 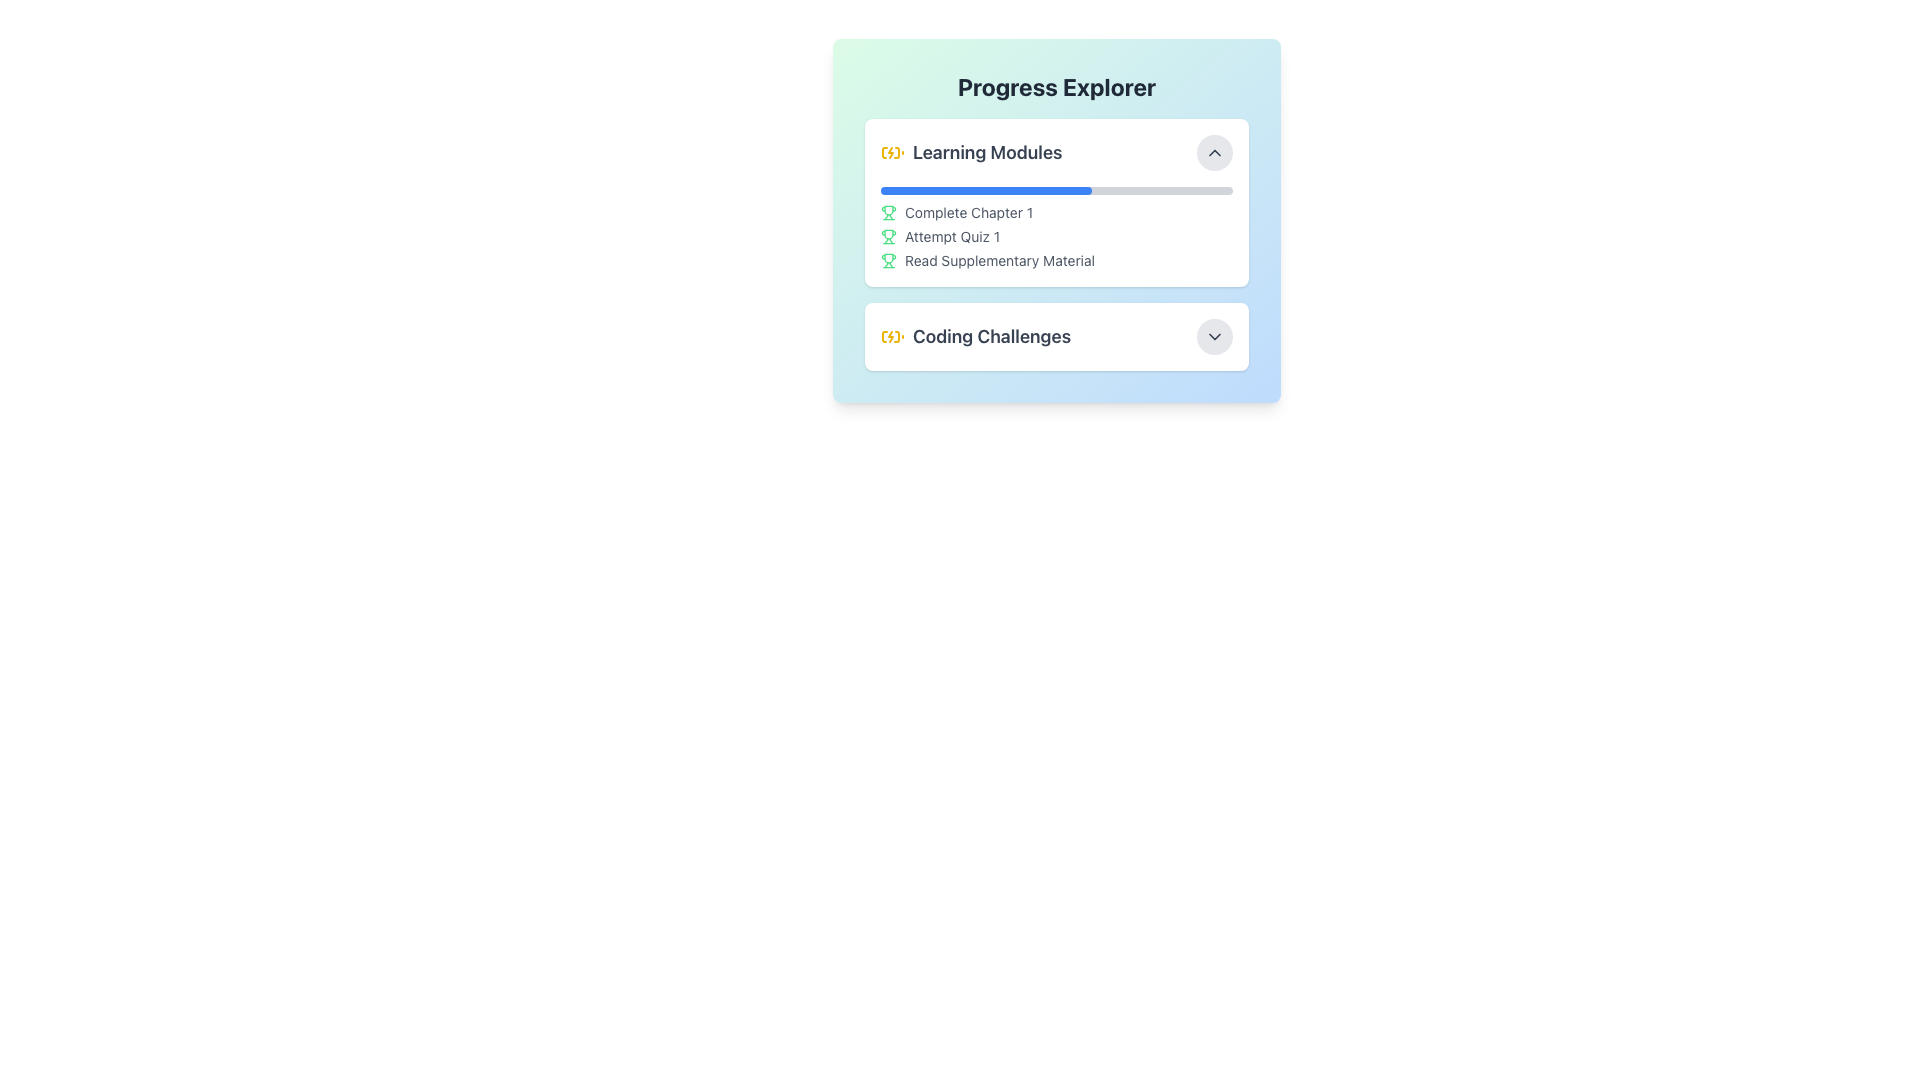 What do you see at coordinates (1213, 152) in the screenshot?
I see `the chevron icon inside the circular button at the top-right of the 'Learning Modules' section header` at bounding box center [1213, 152].